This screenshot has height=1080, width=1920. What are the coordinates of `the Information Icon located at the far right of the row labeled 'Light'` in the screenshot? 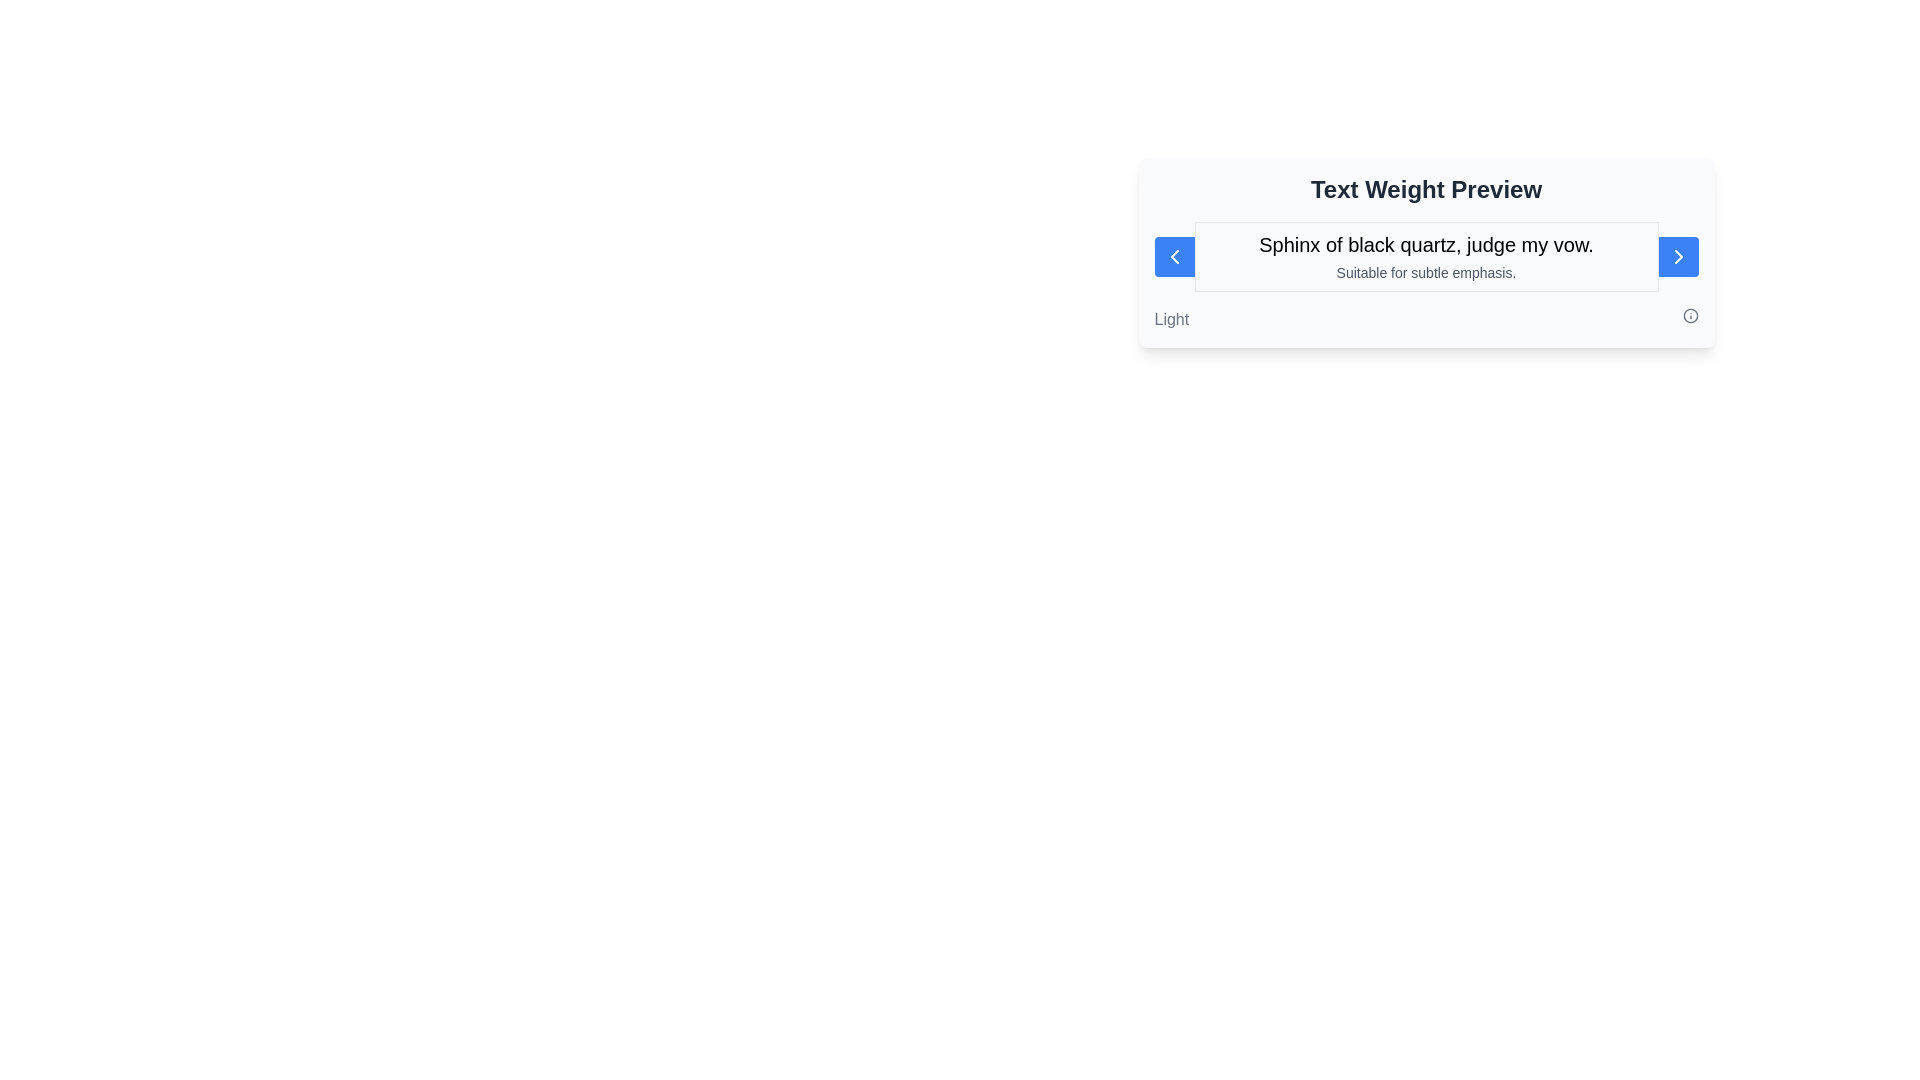 It's located at (1689, 315).